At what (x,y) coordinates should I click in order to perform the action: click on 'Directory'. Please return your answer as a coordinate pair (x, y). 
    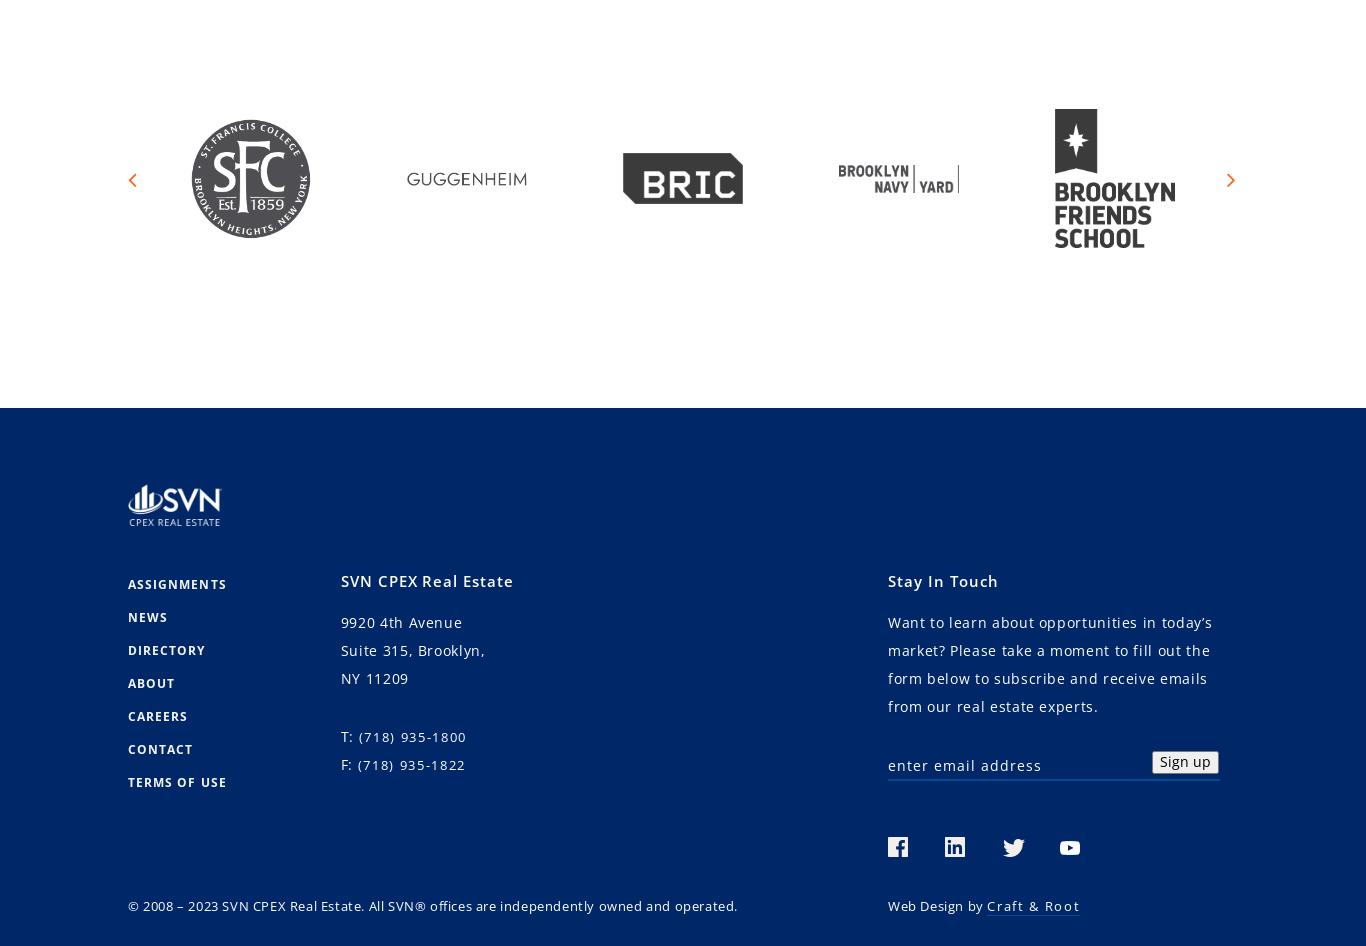
    Looking at the image, I should click on (165, 650).